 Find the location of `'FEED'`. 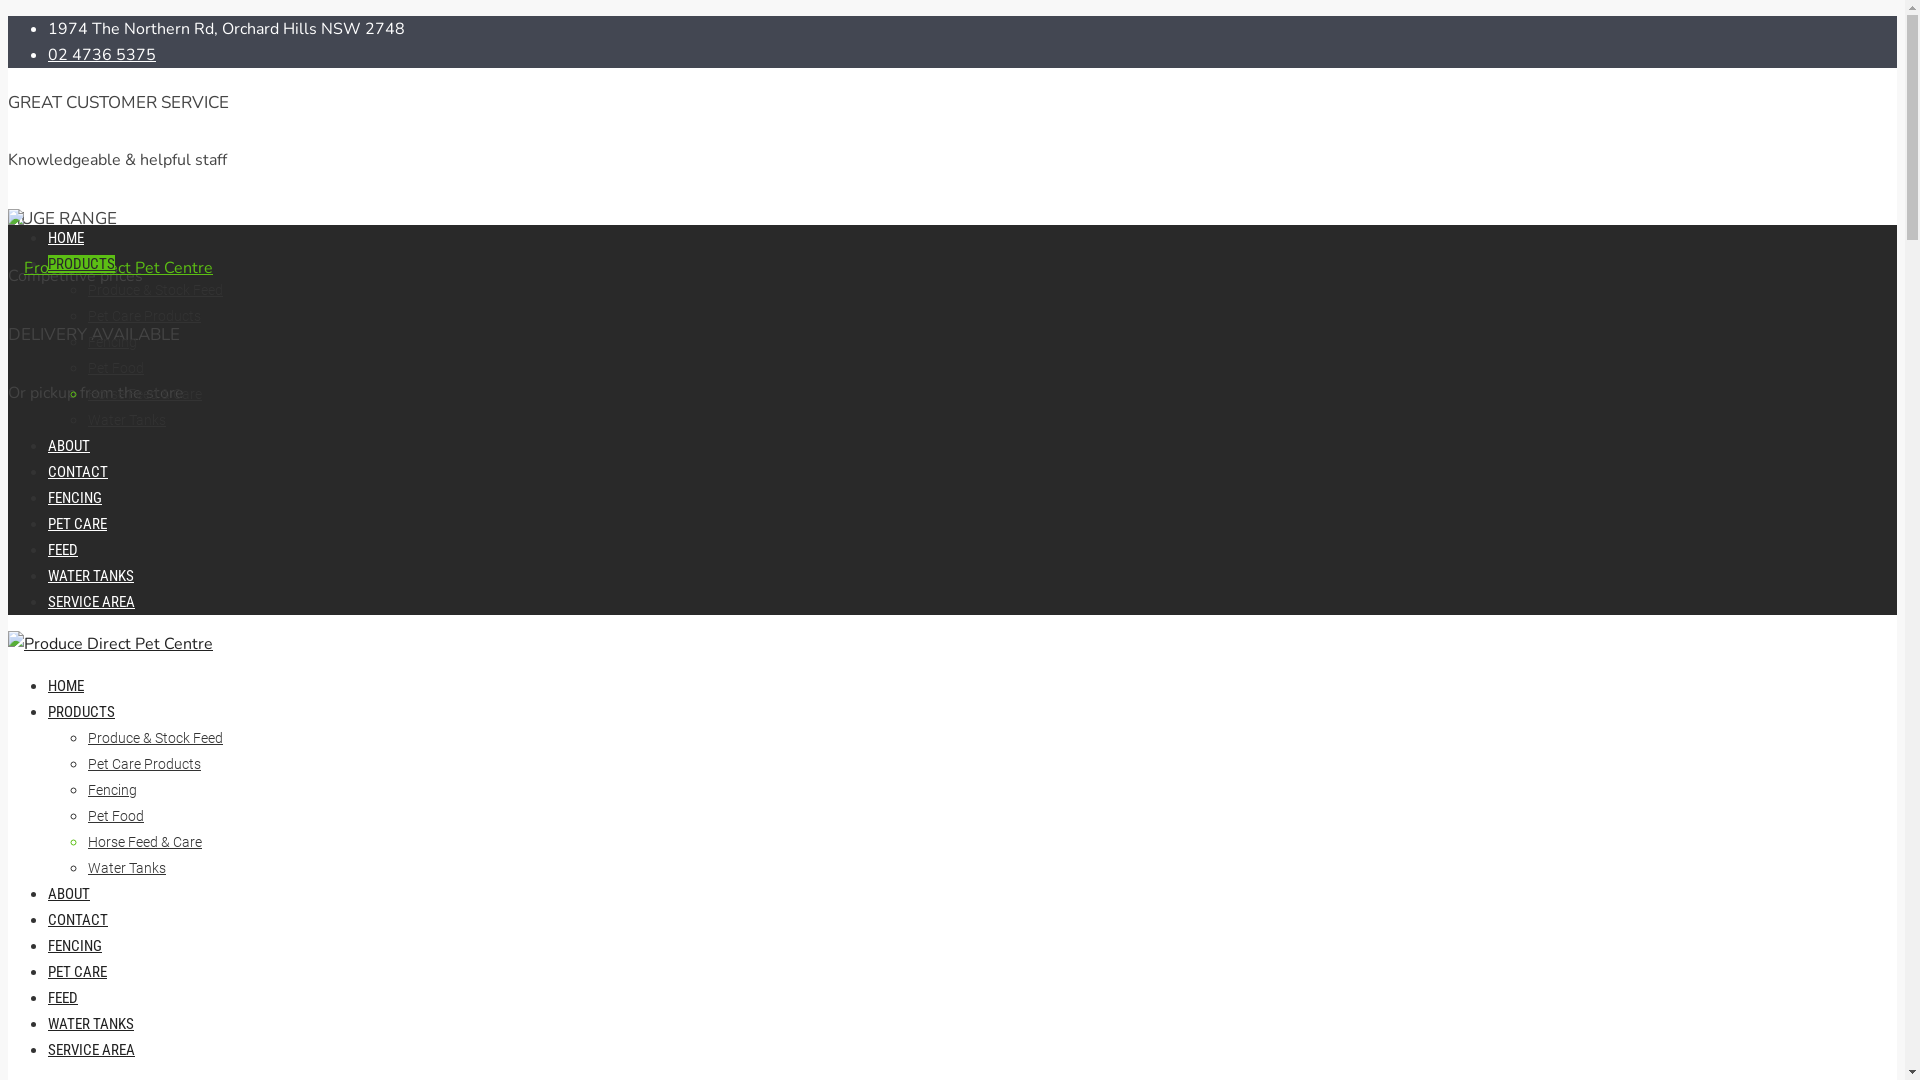

'FEED' is located at coordinates (62, 550).